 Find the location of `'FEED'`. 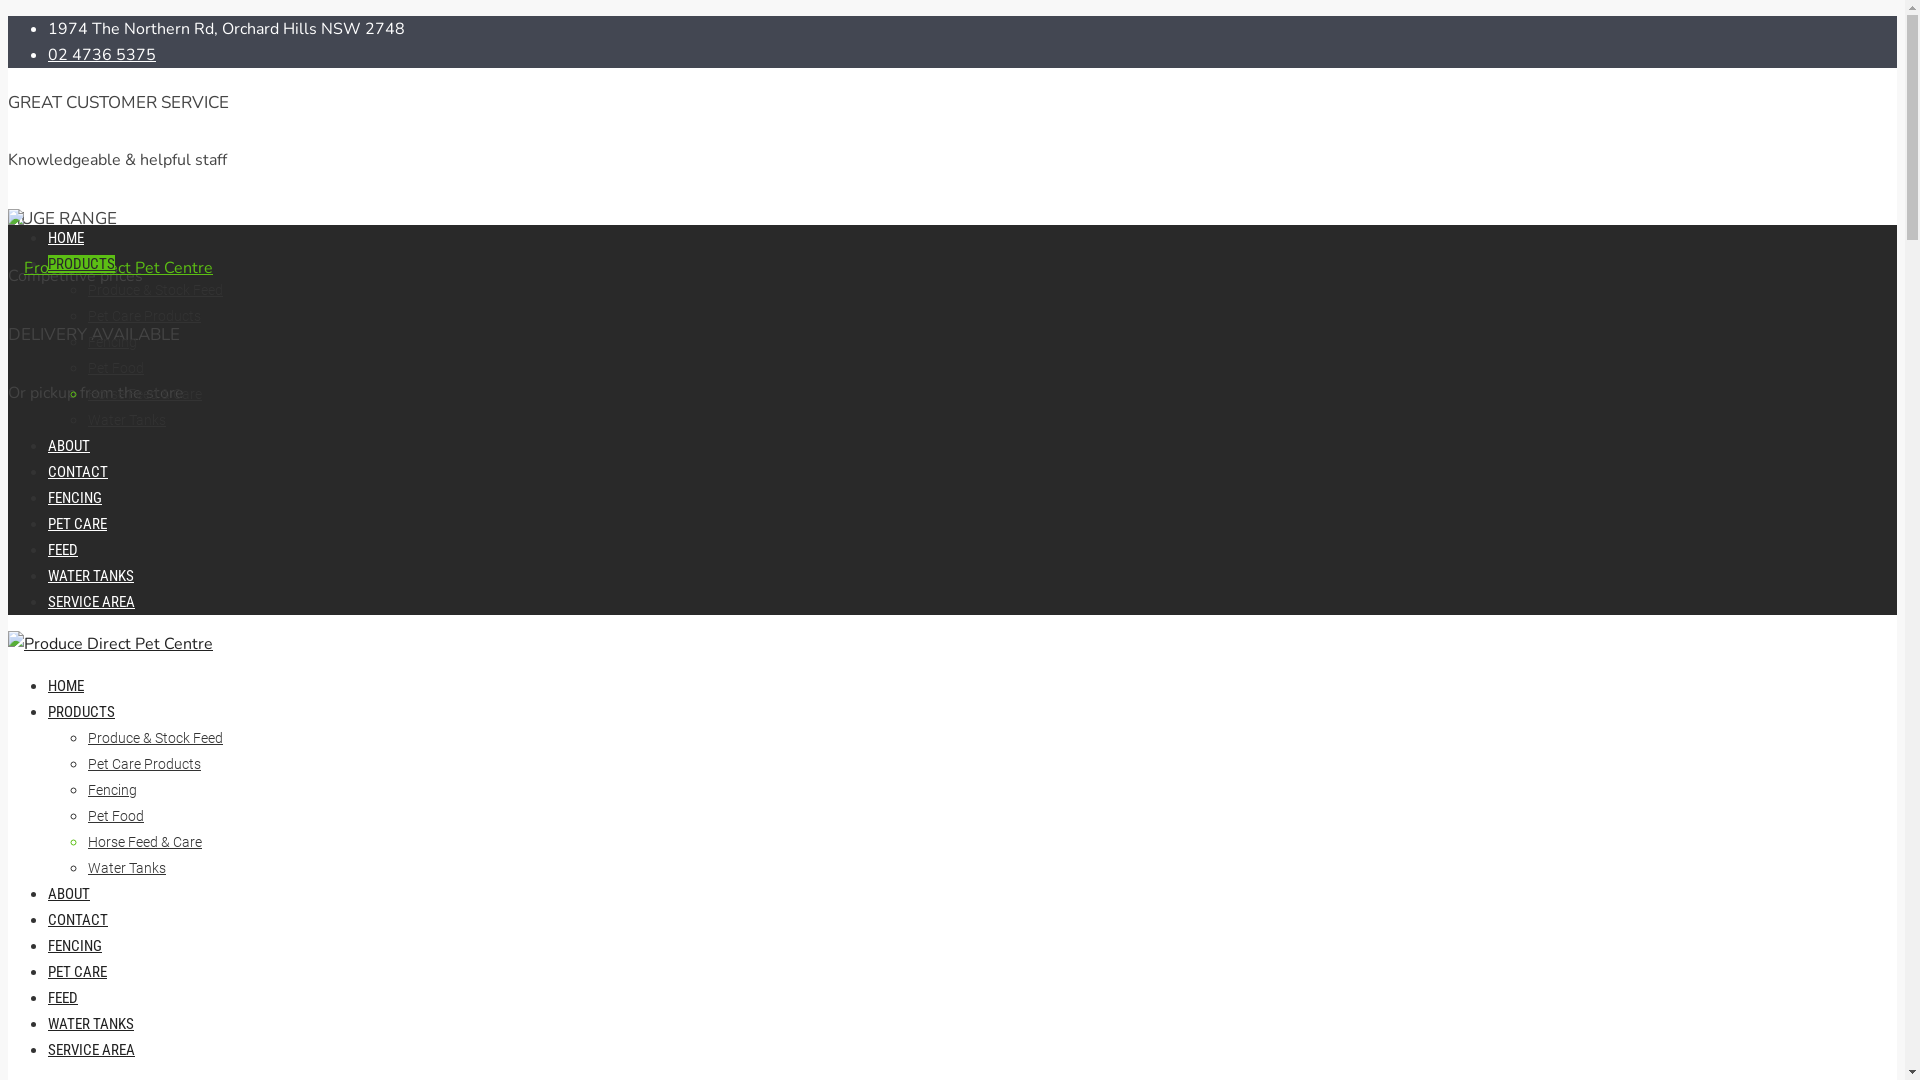

'FEED' is located at coordinates (62, 550).